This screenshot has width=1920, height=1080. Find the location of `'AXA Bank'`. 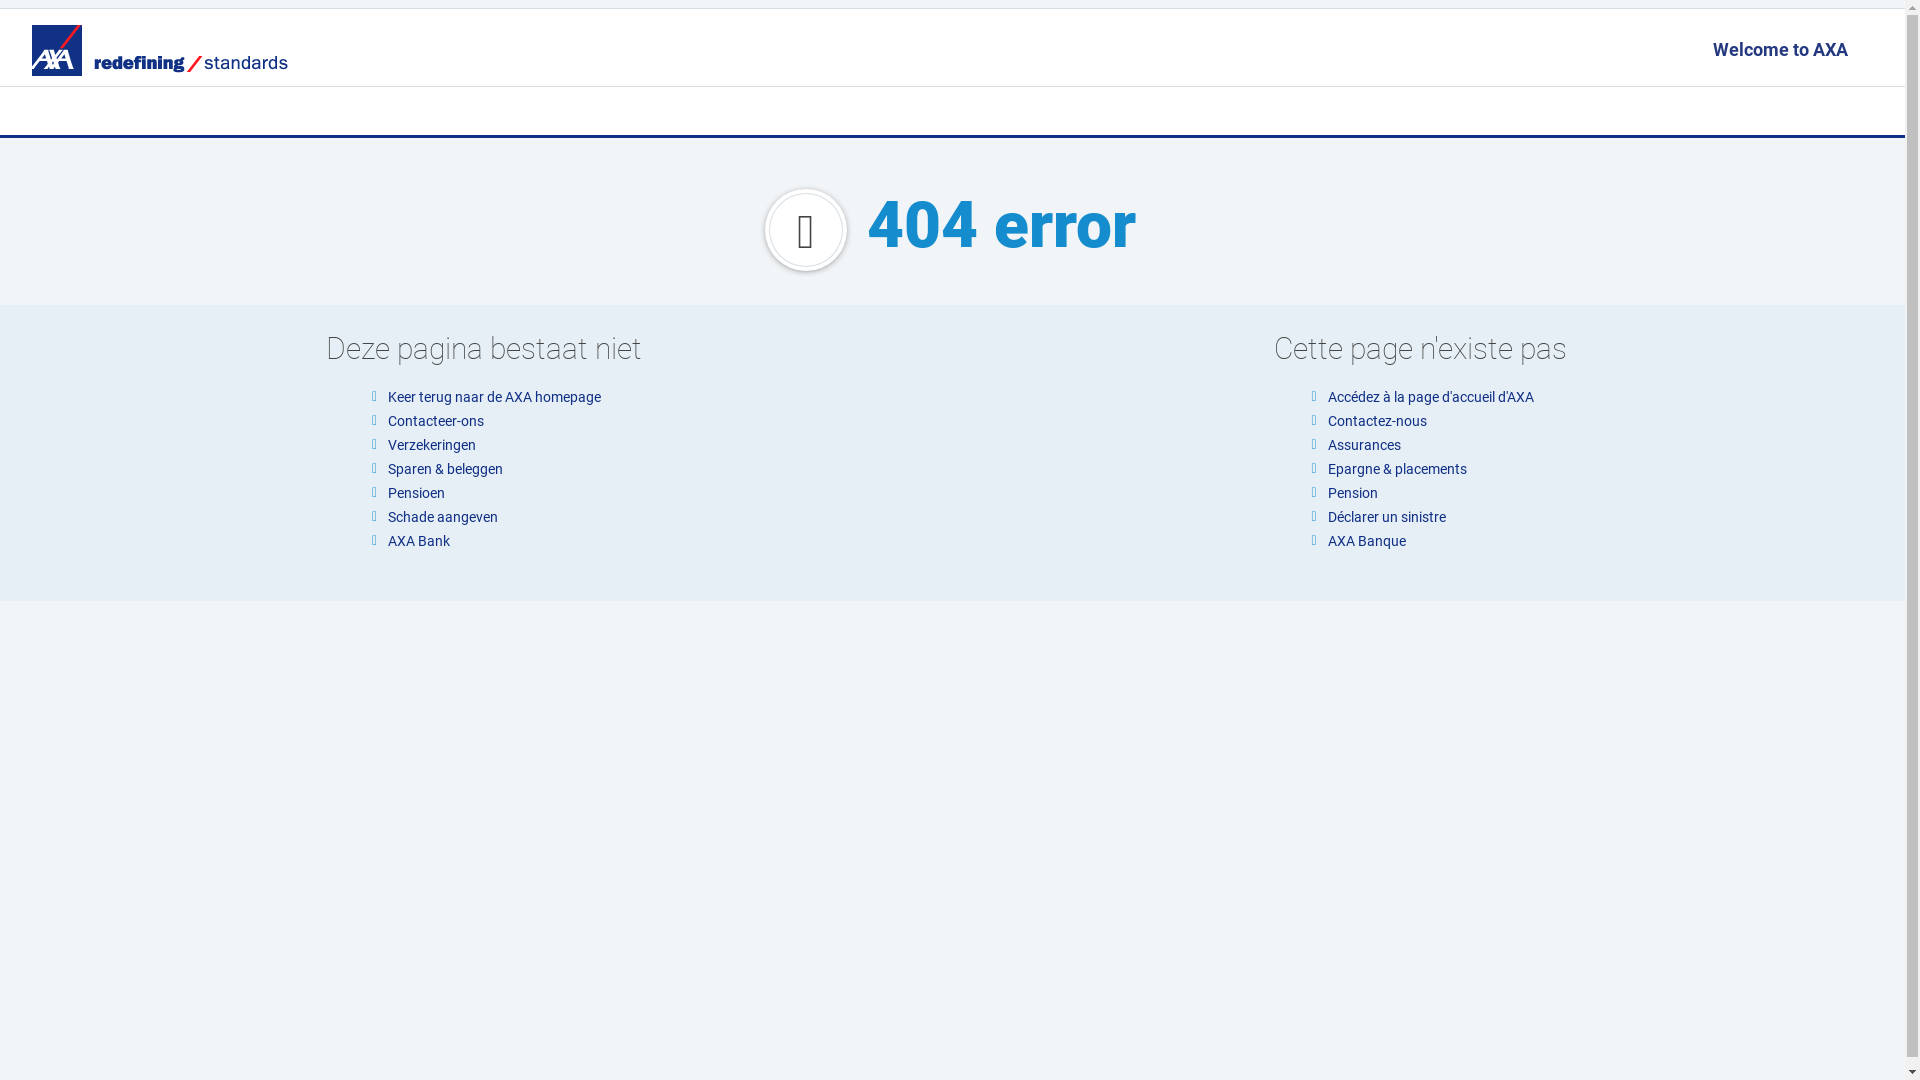

'AXA Bank' is located at coordinates (388, 540).